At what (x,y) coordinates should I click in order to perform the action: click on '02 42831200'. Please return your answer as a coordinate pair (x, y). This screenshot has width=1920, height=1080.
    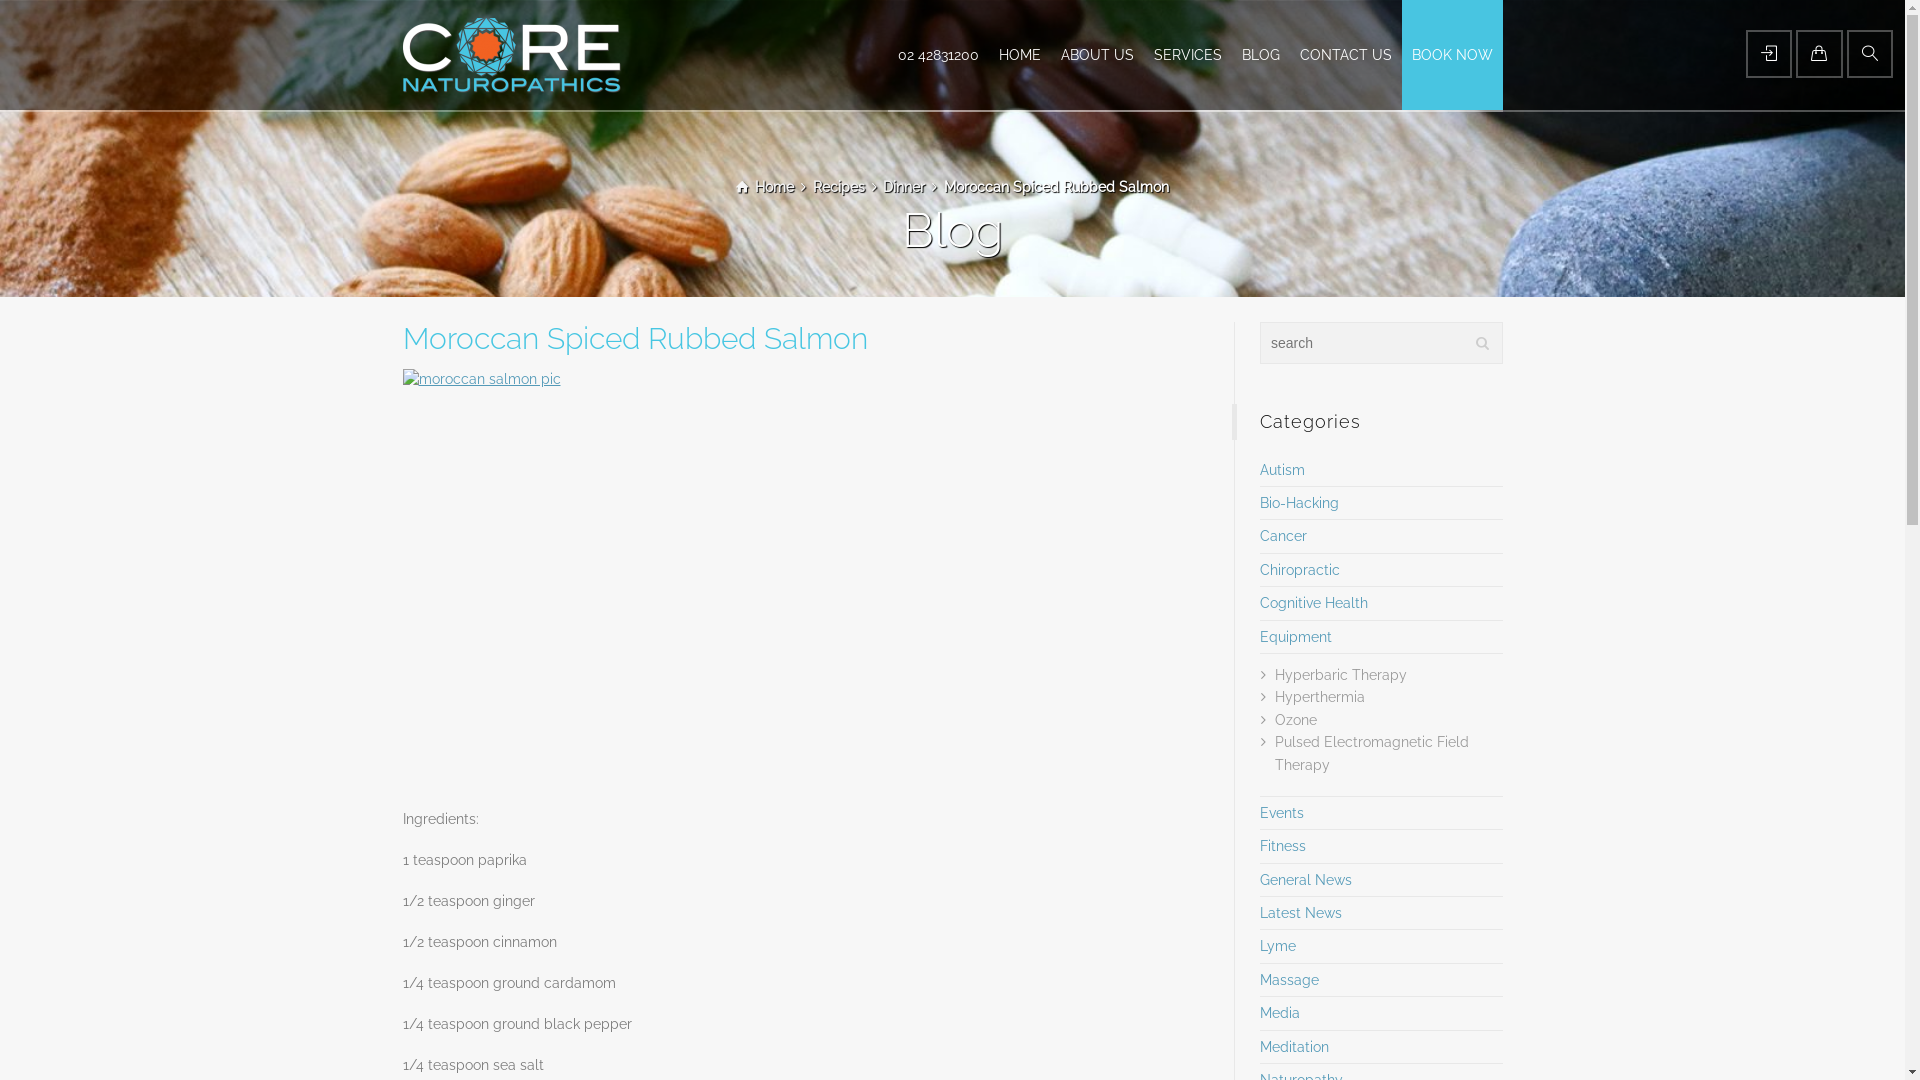
    Looking at the image, I should click on (937, 53).